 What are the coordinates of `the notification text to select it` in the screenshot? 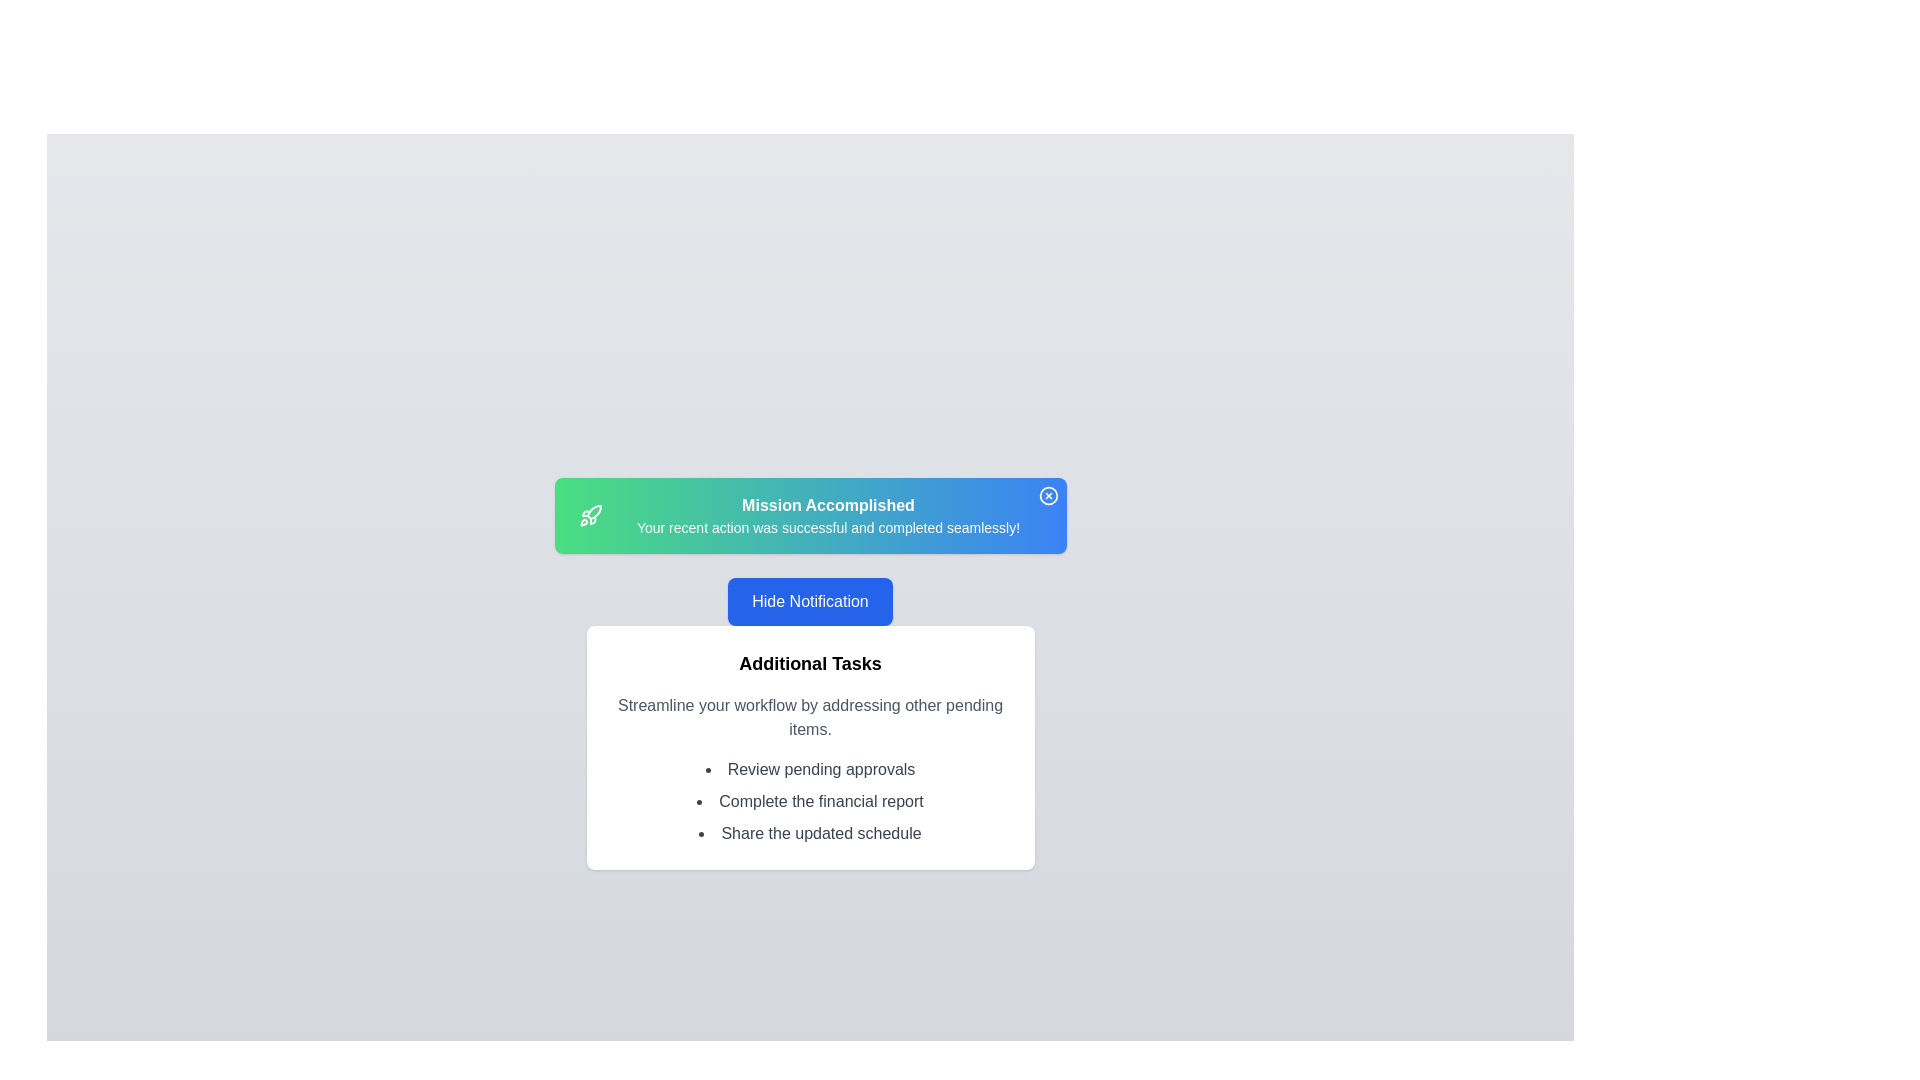 It's located at (828, 515).